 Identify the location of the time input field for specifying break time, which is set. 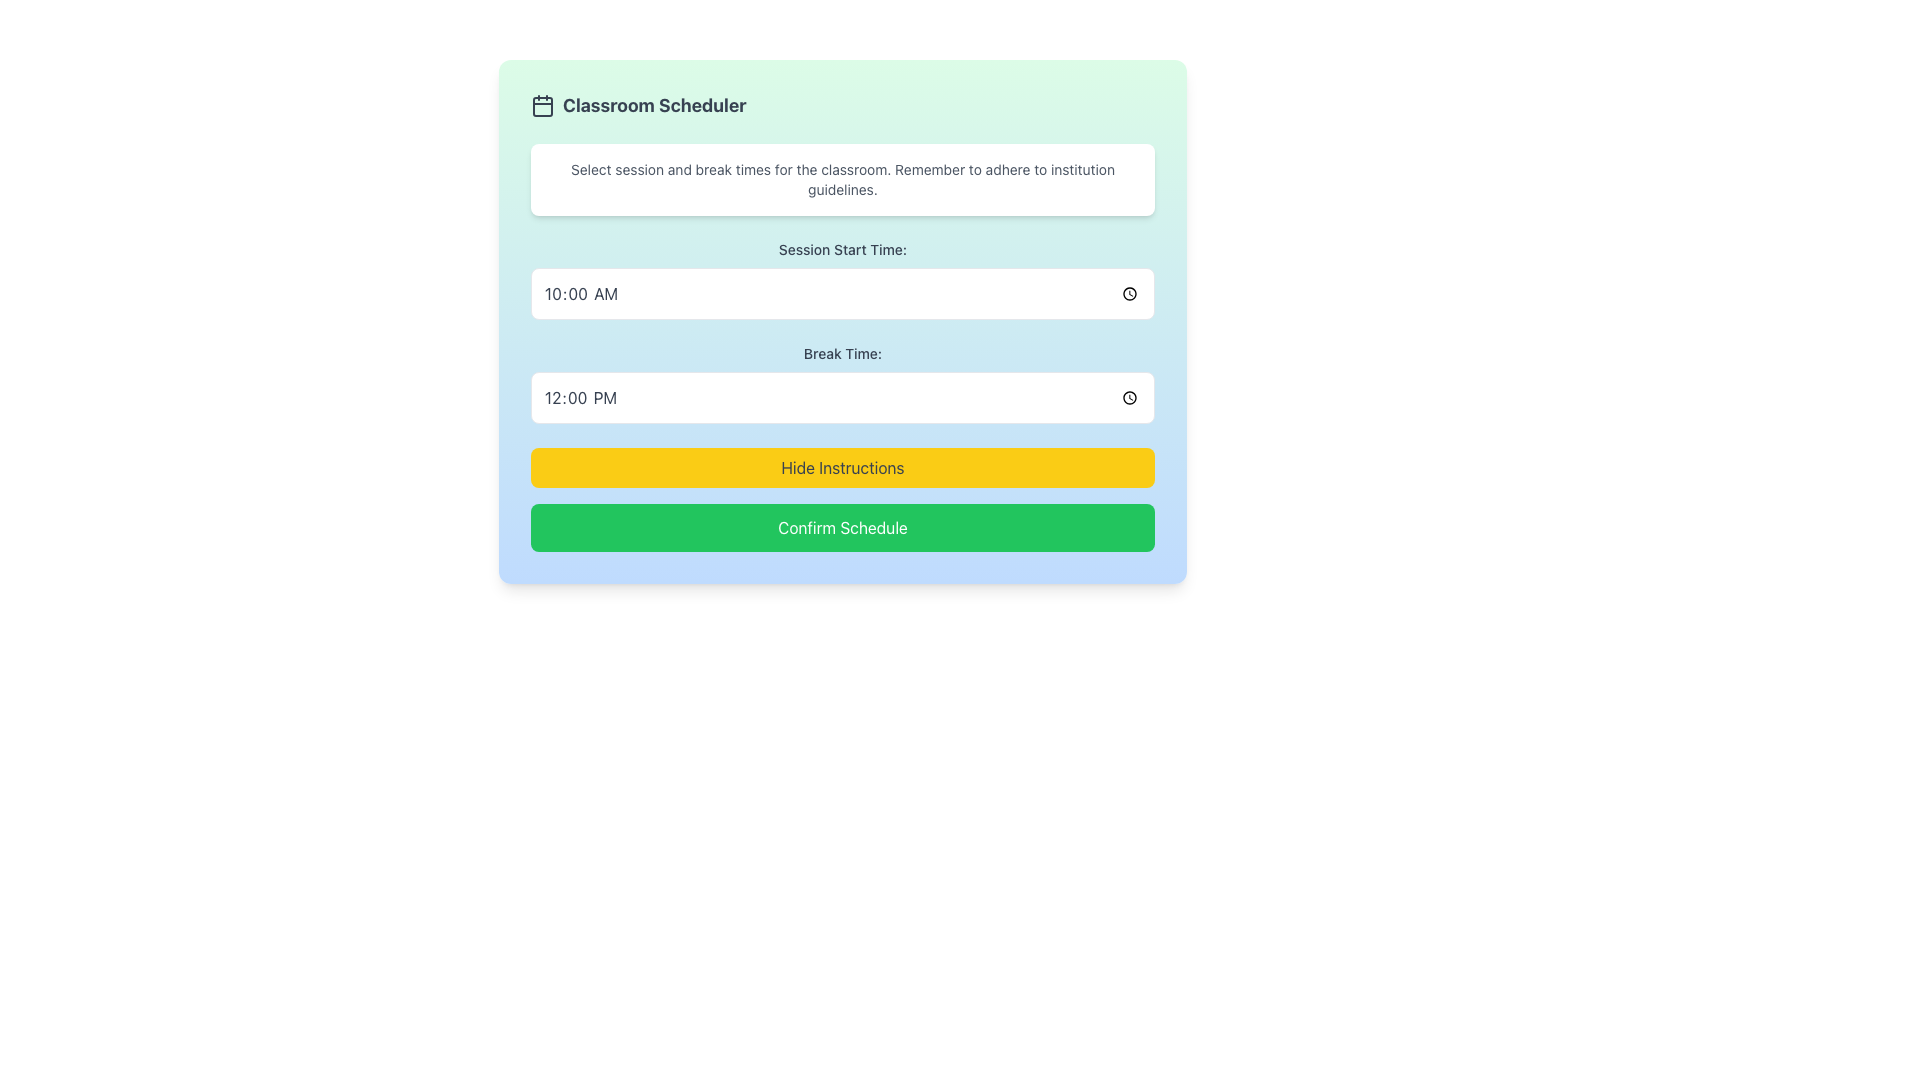
(843, 397).